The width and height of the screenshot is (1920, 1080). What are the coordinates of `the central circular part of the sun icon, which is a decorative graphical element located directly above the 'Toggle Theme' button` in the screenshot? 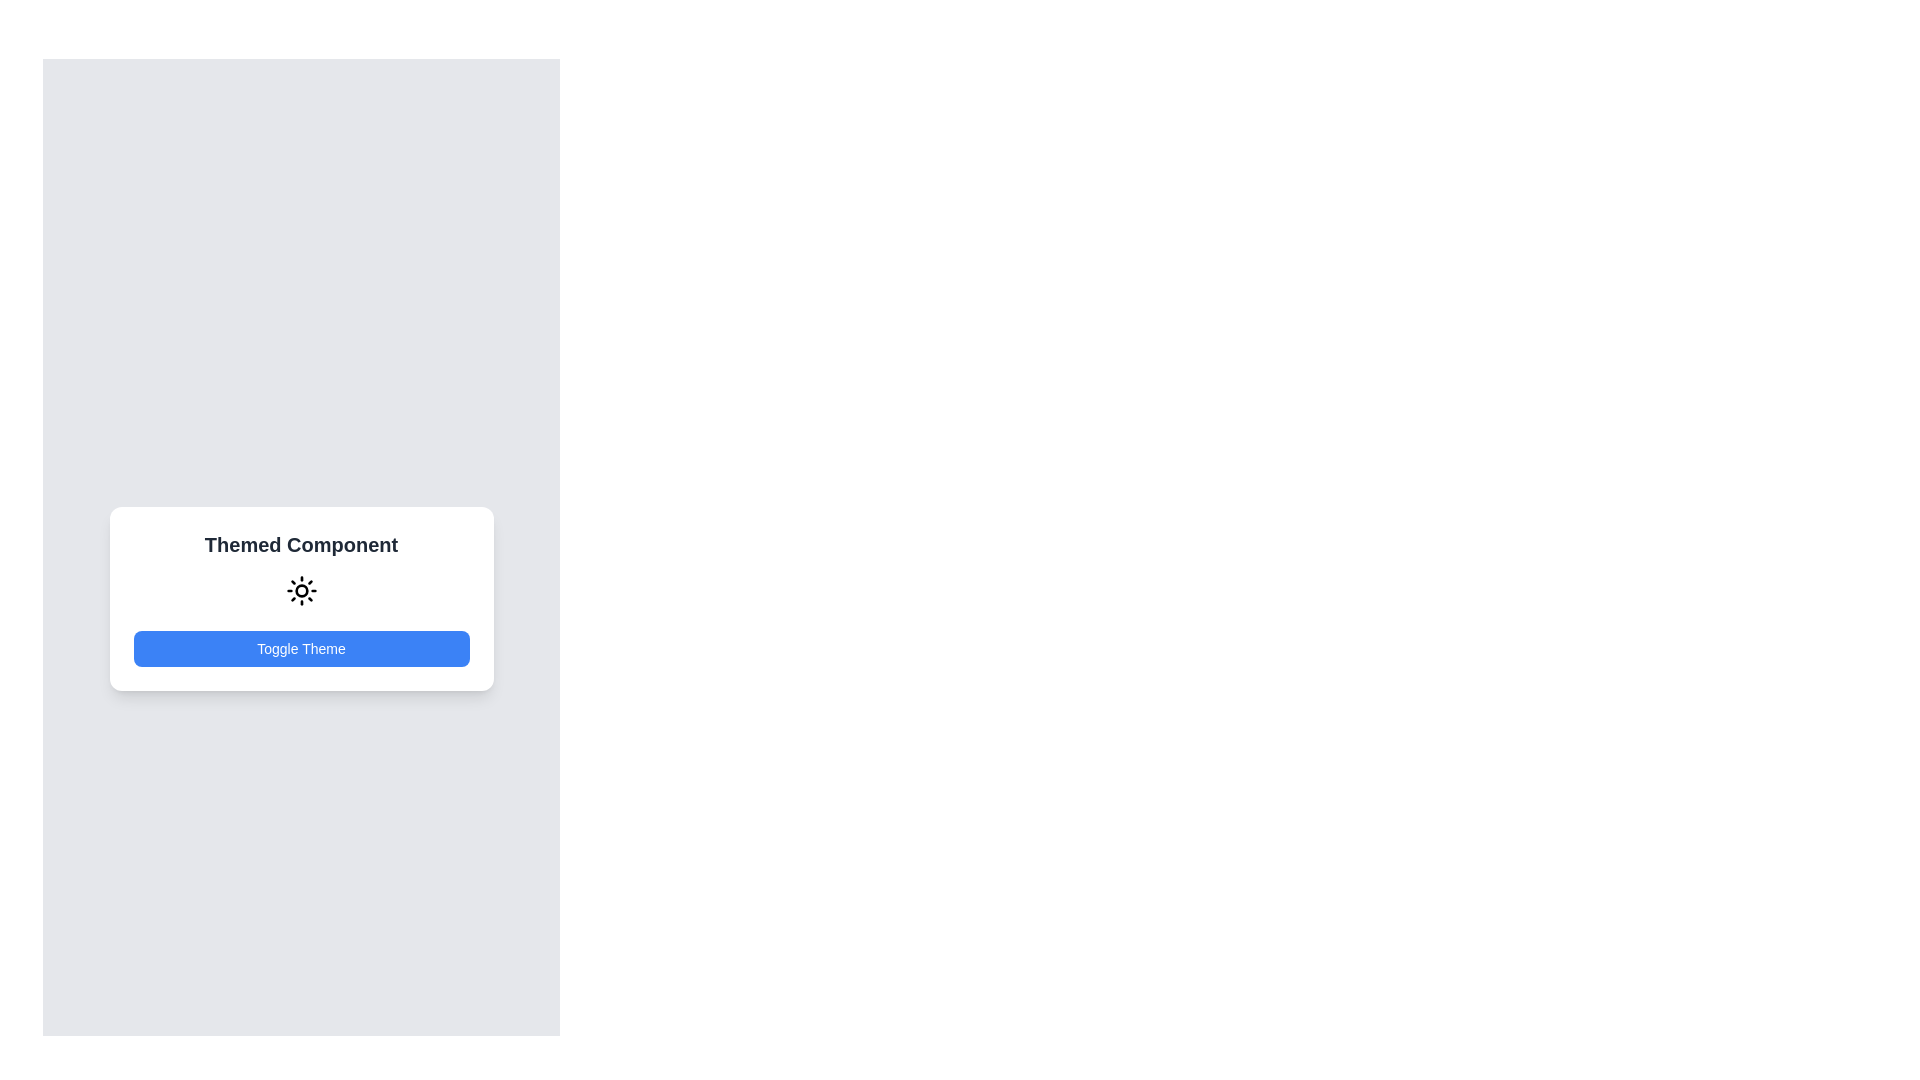 It's located at (300, 589).